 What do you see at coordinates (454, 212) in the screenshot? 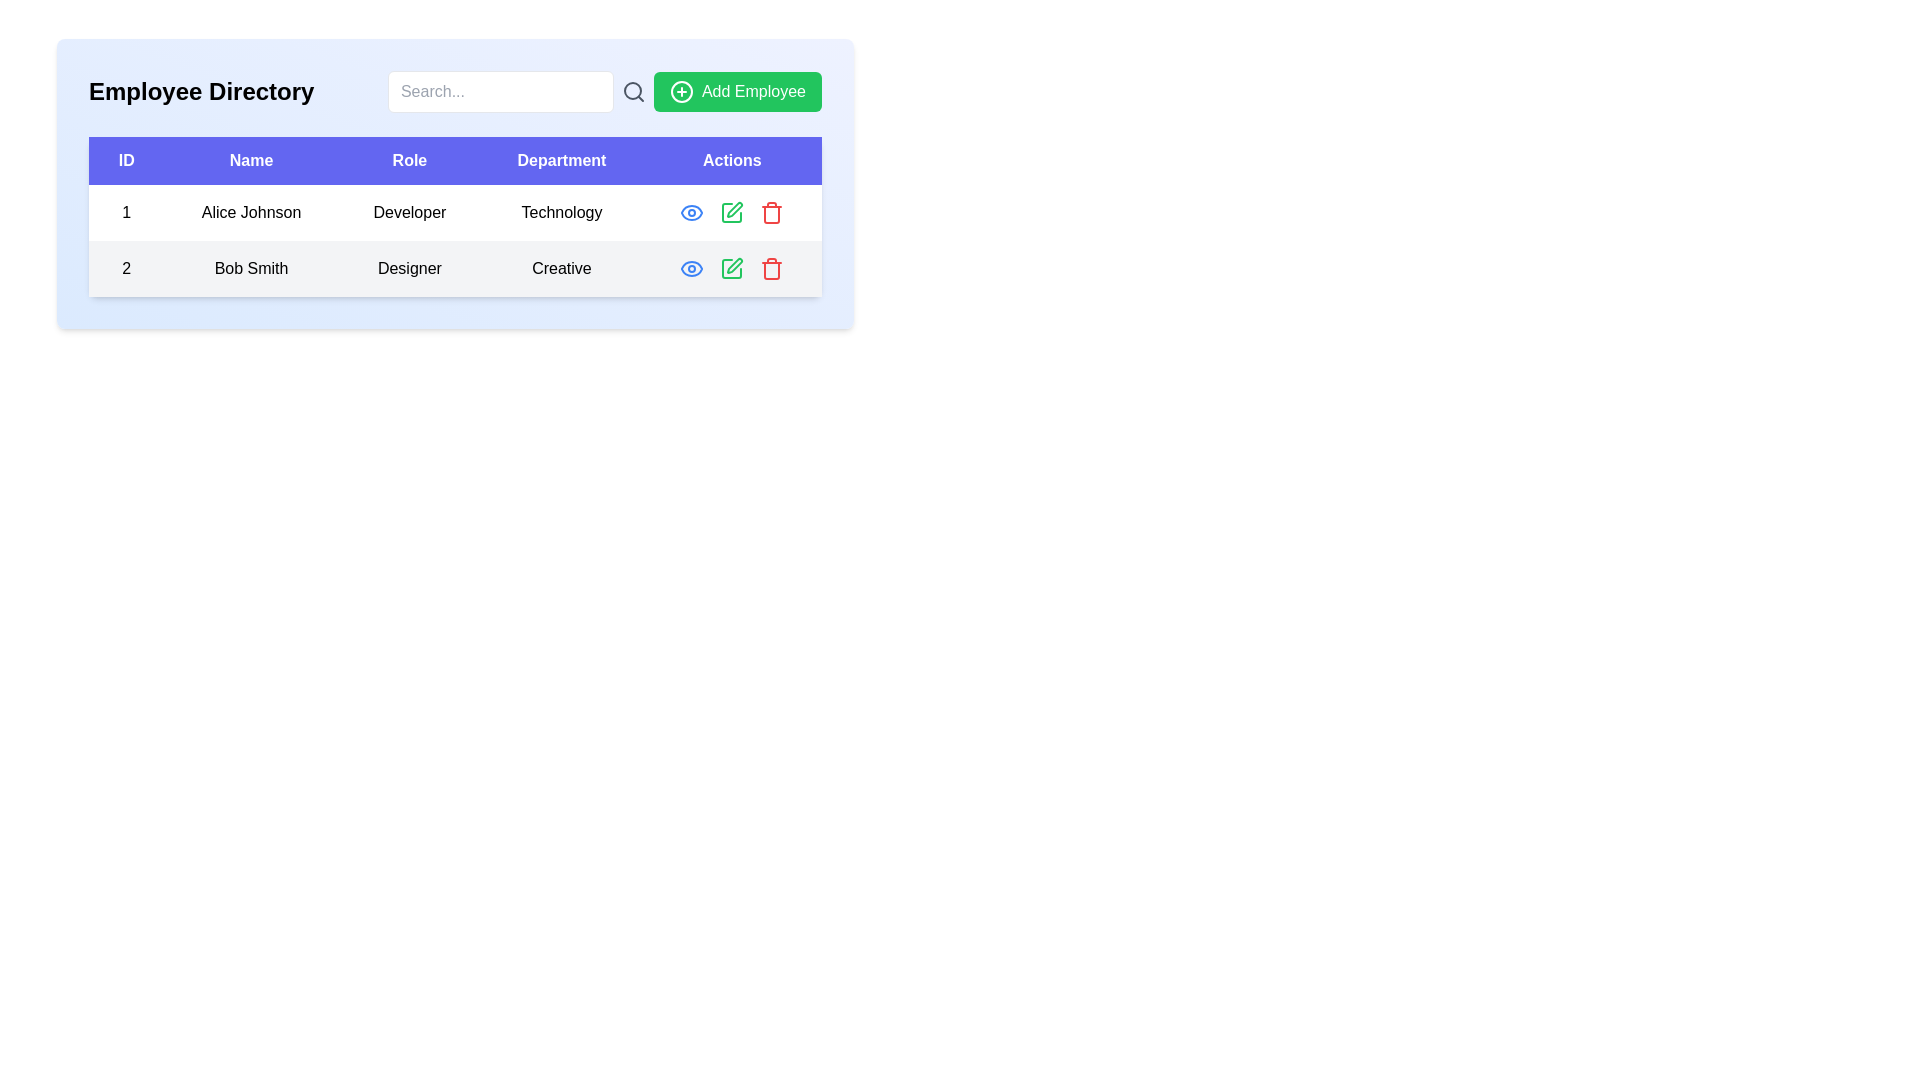
I see `the first row in the employee information table, which contains details about 'Alice Johnson', her role as 'Developer', and her department as 'Technology'` at bounding box center [454, 212].